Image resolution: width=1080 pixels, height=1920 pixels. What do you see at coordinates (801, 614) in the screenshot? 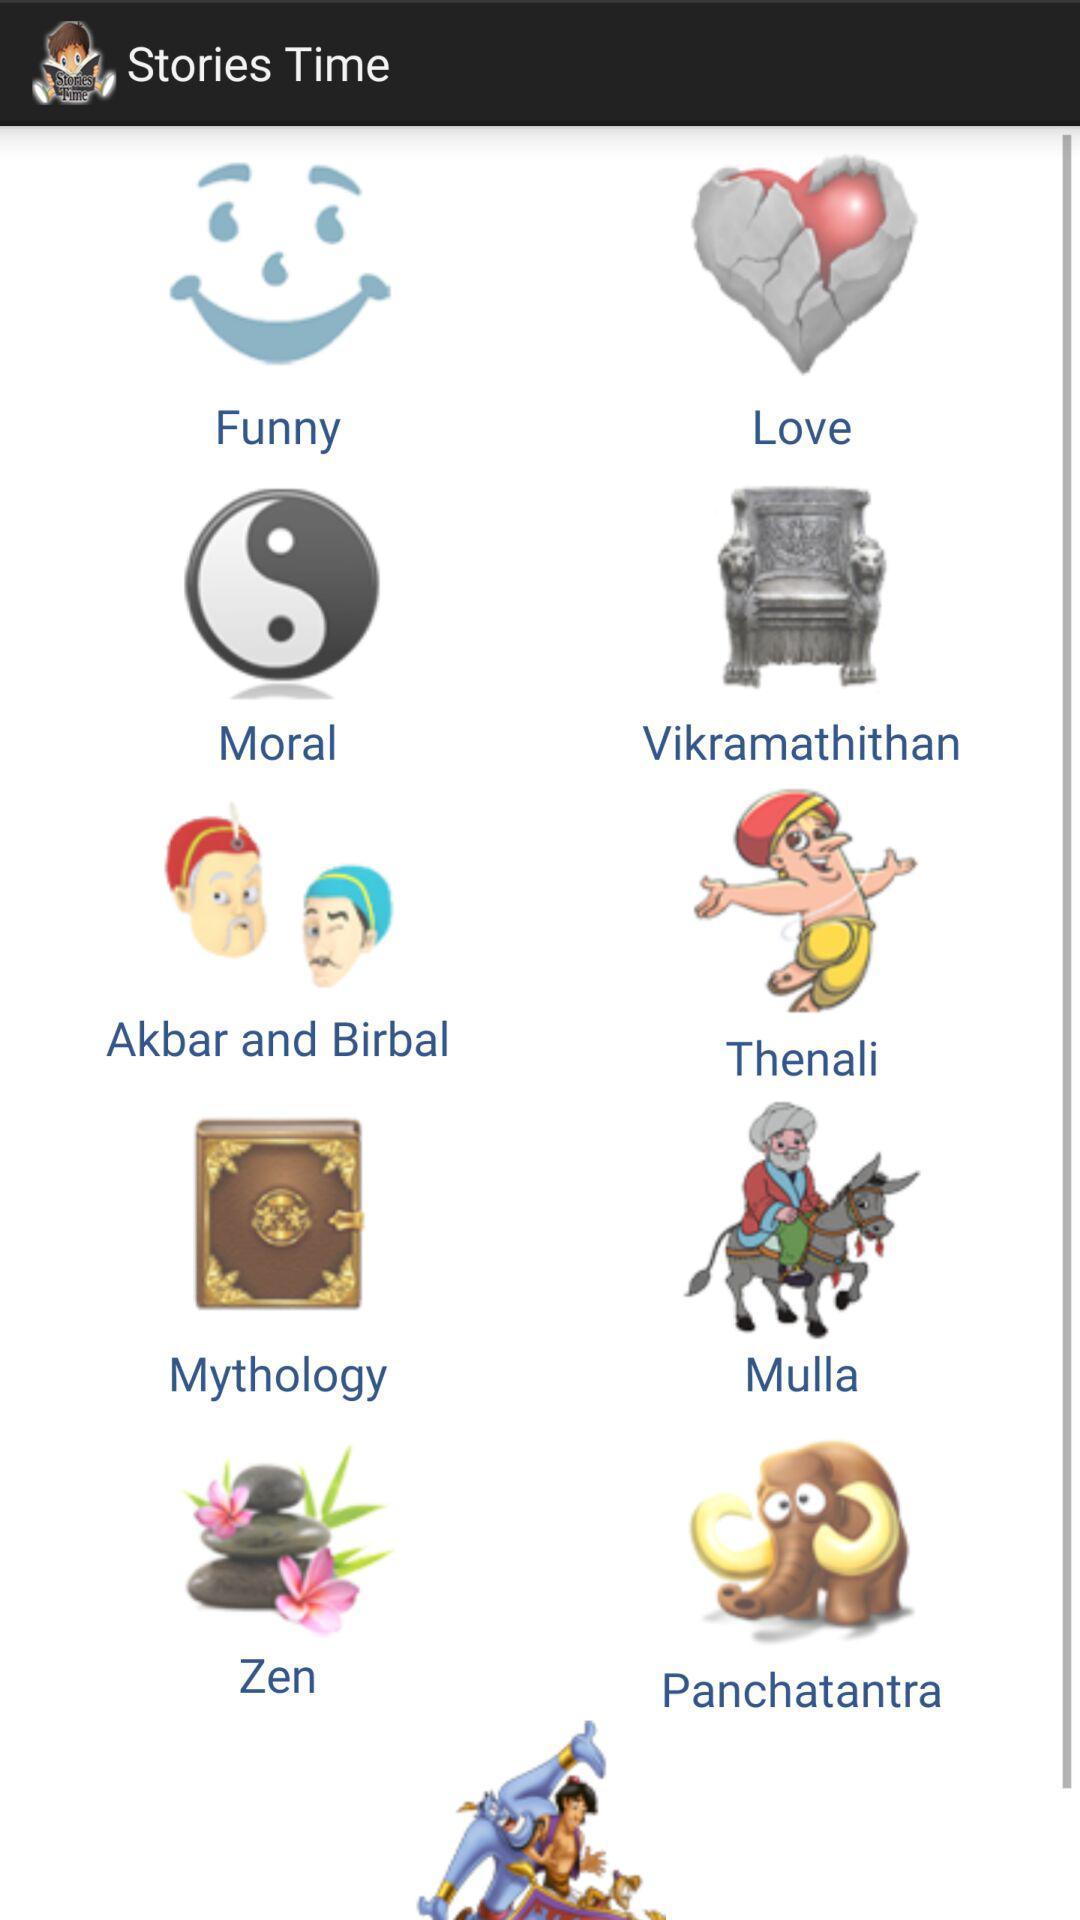
I see `the item below the funny icon` at bounding box center [801, 614].